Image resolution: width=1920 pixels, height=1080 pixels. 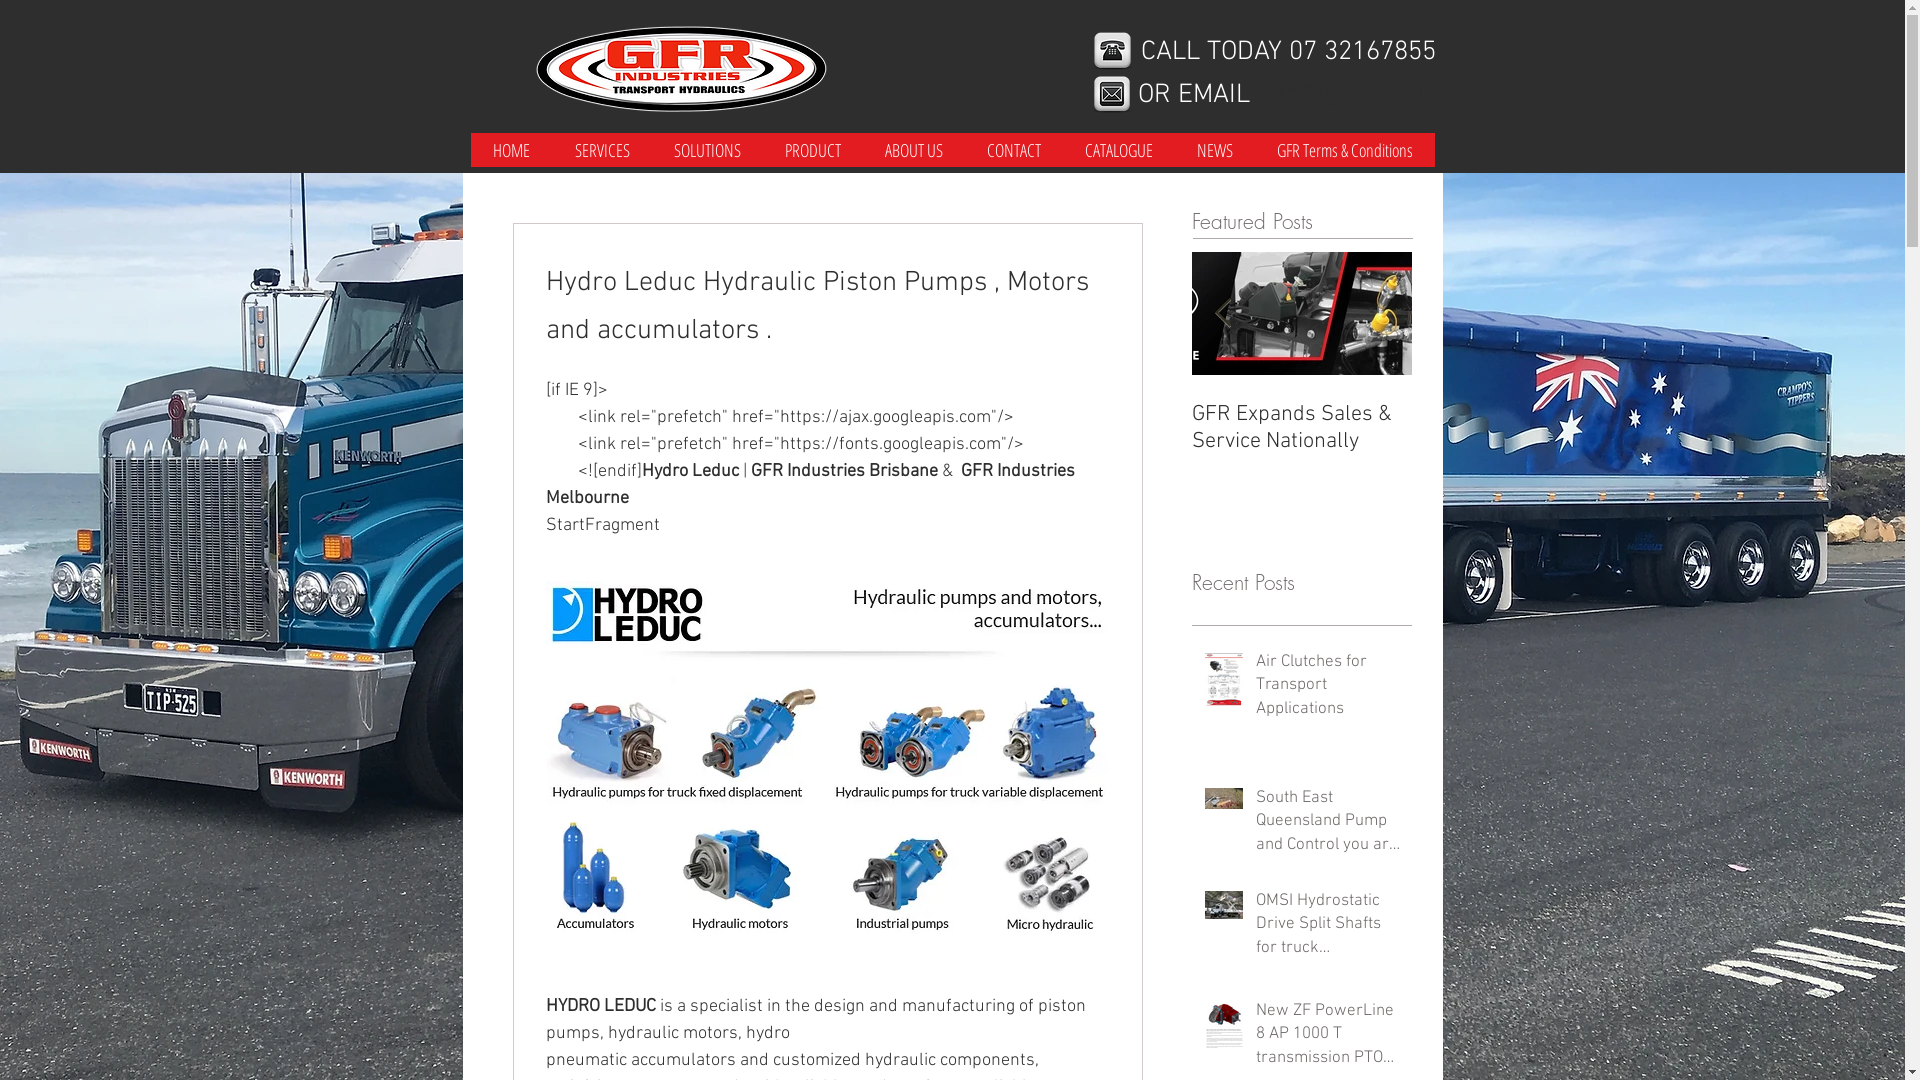 What do you see at coordinates (1328, 689) in the screenshot?
I see `'Air Clutches for Transport Applications'` at bounding box center [1328, 689].